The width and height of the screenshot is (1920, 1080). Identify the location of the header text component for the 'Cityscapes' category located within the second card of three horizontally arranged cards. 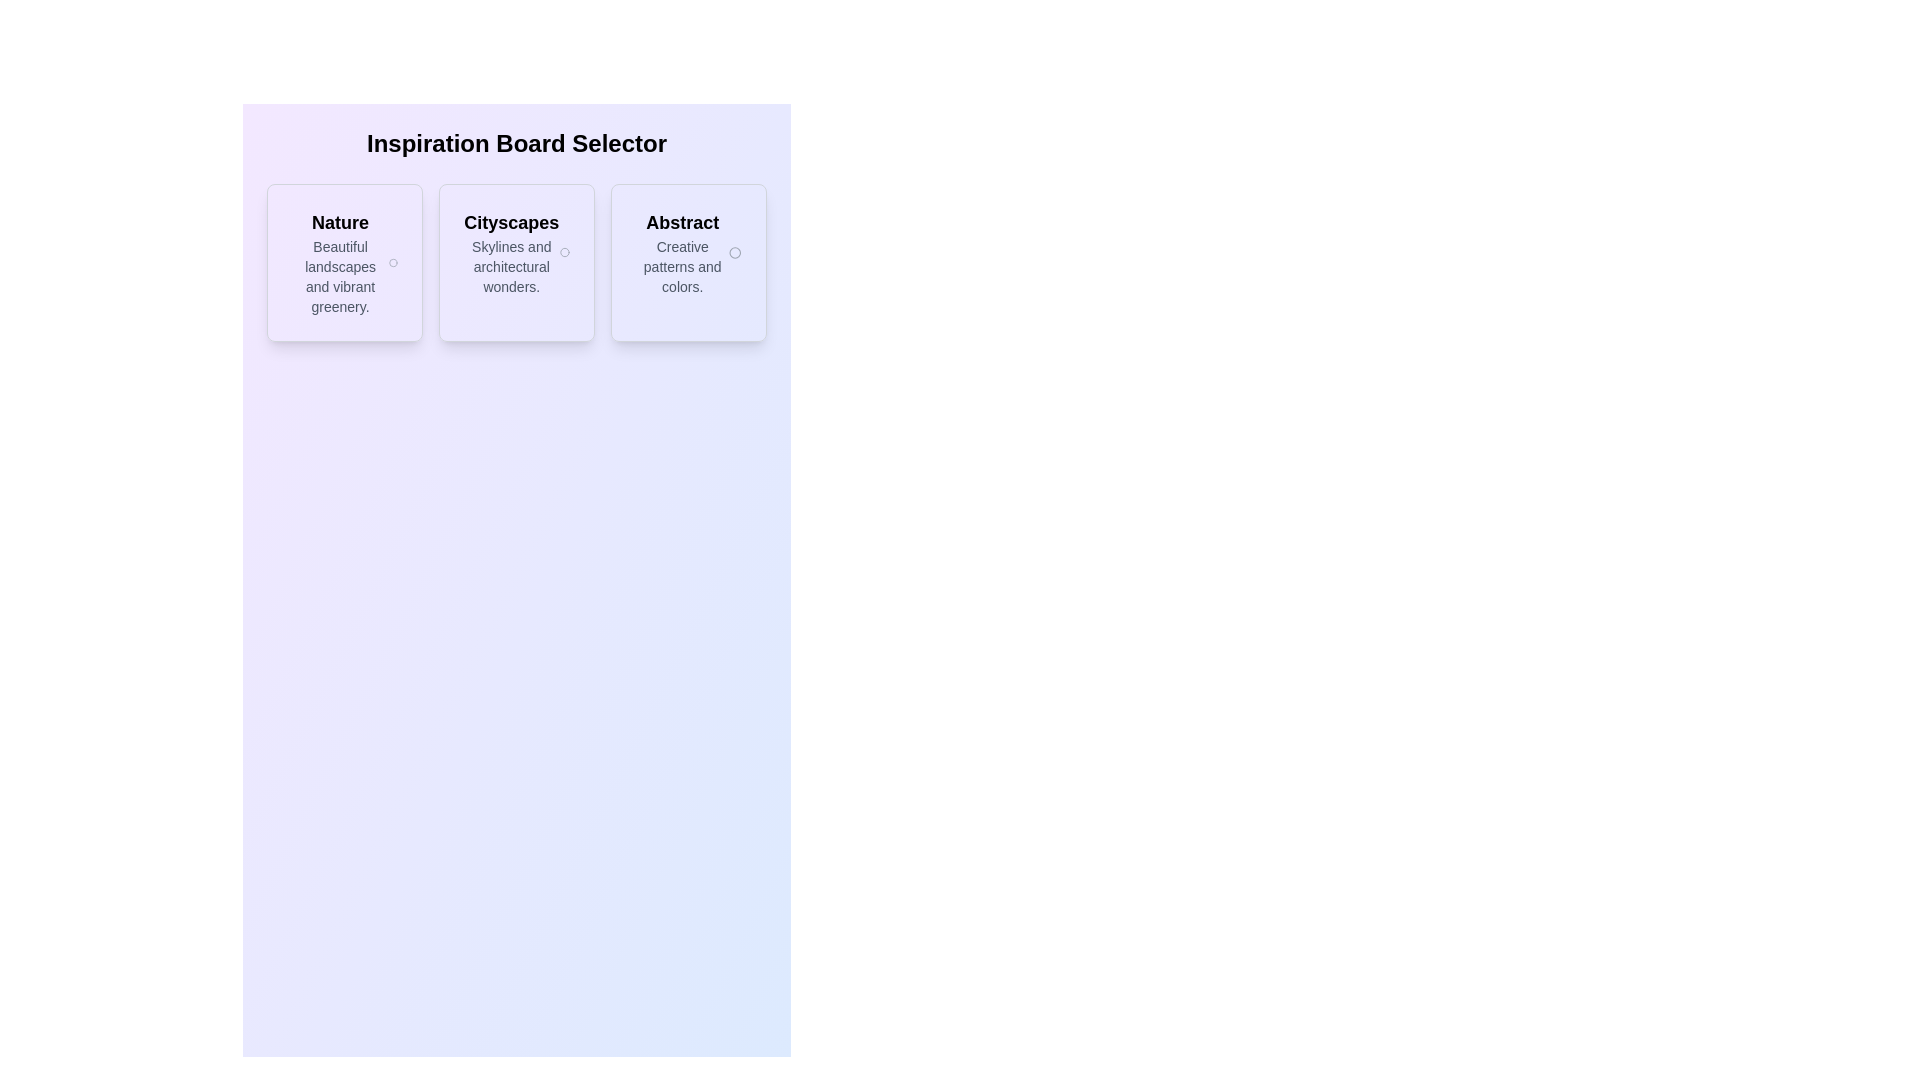
(517, 252).